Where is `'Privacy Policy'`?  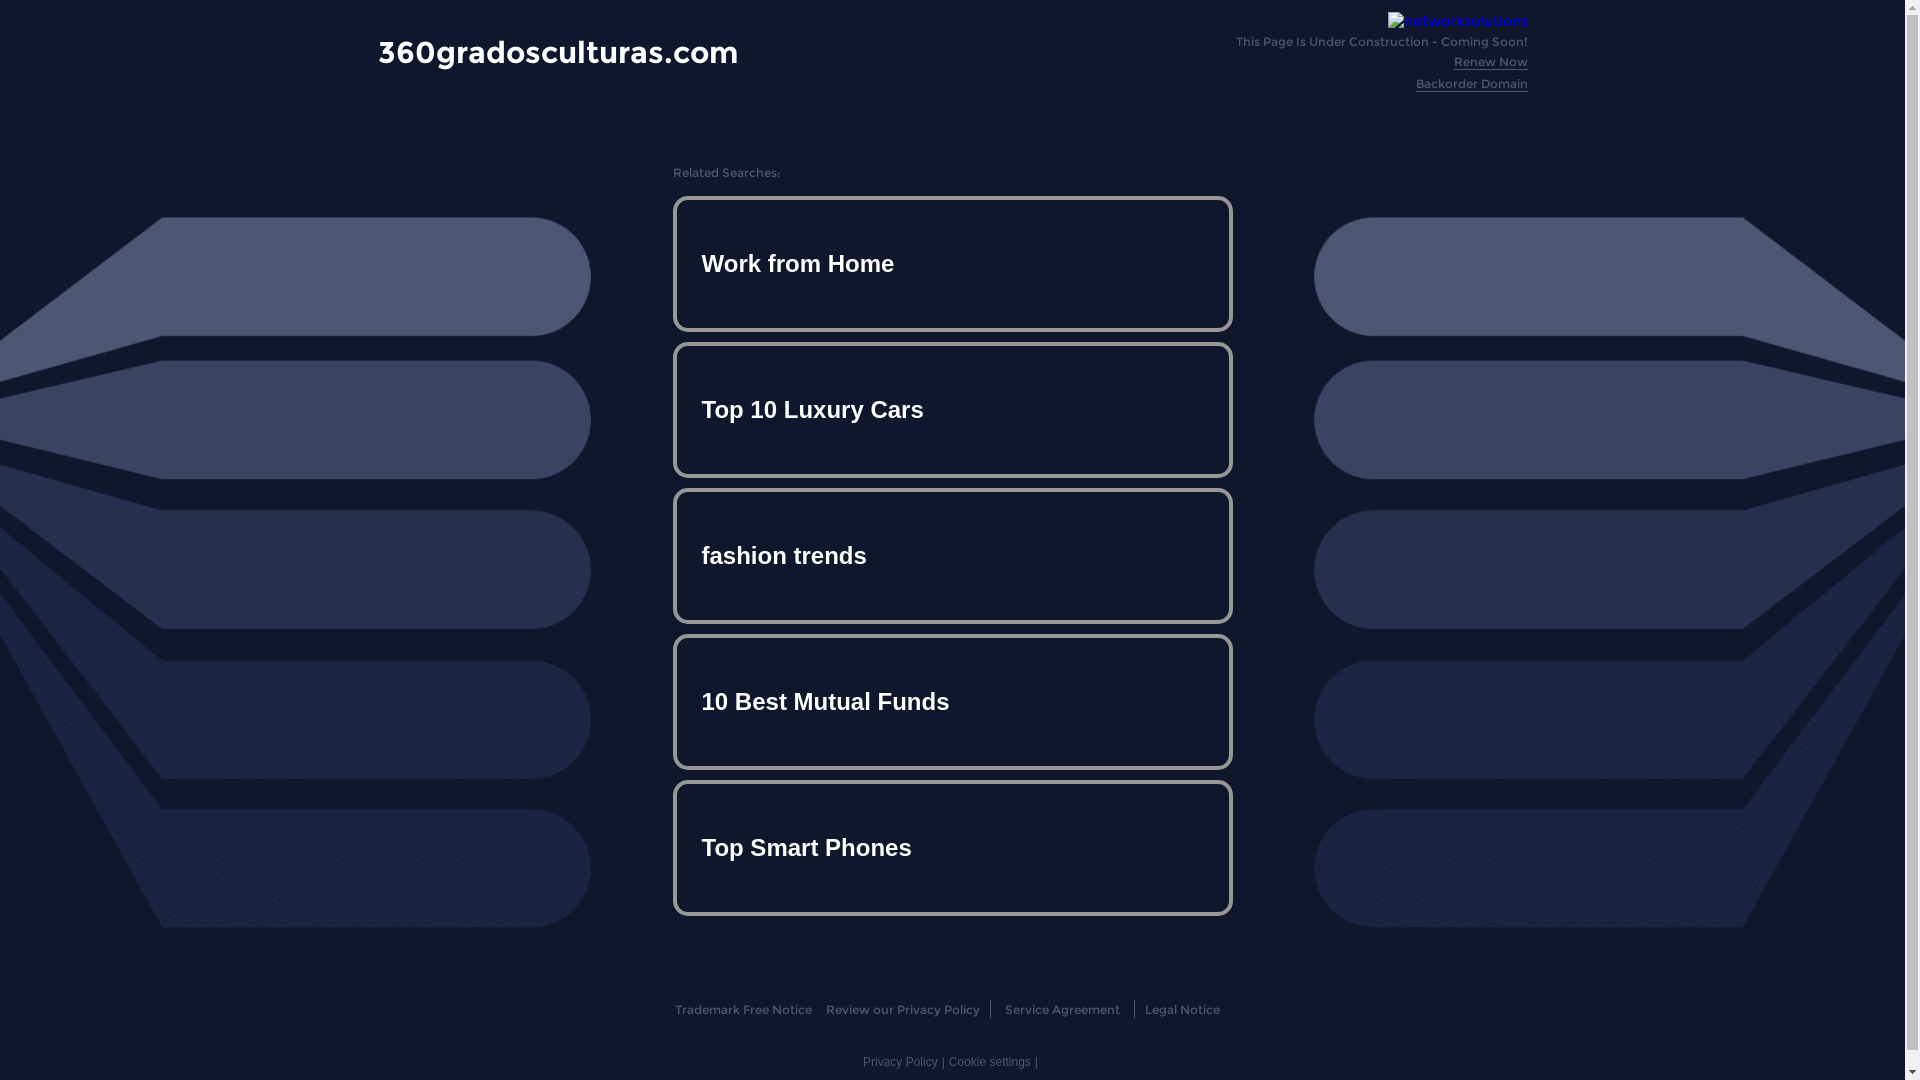
'Privacy Policy' is located at coordinates (863, 1060).